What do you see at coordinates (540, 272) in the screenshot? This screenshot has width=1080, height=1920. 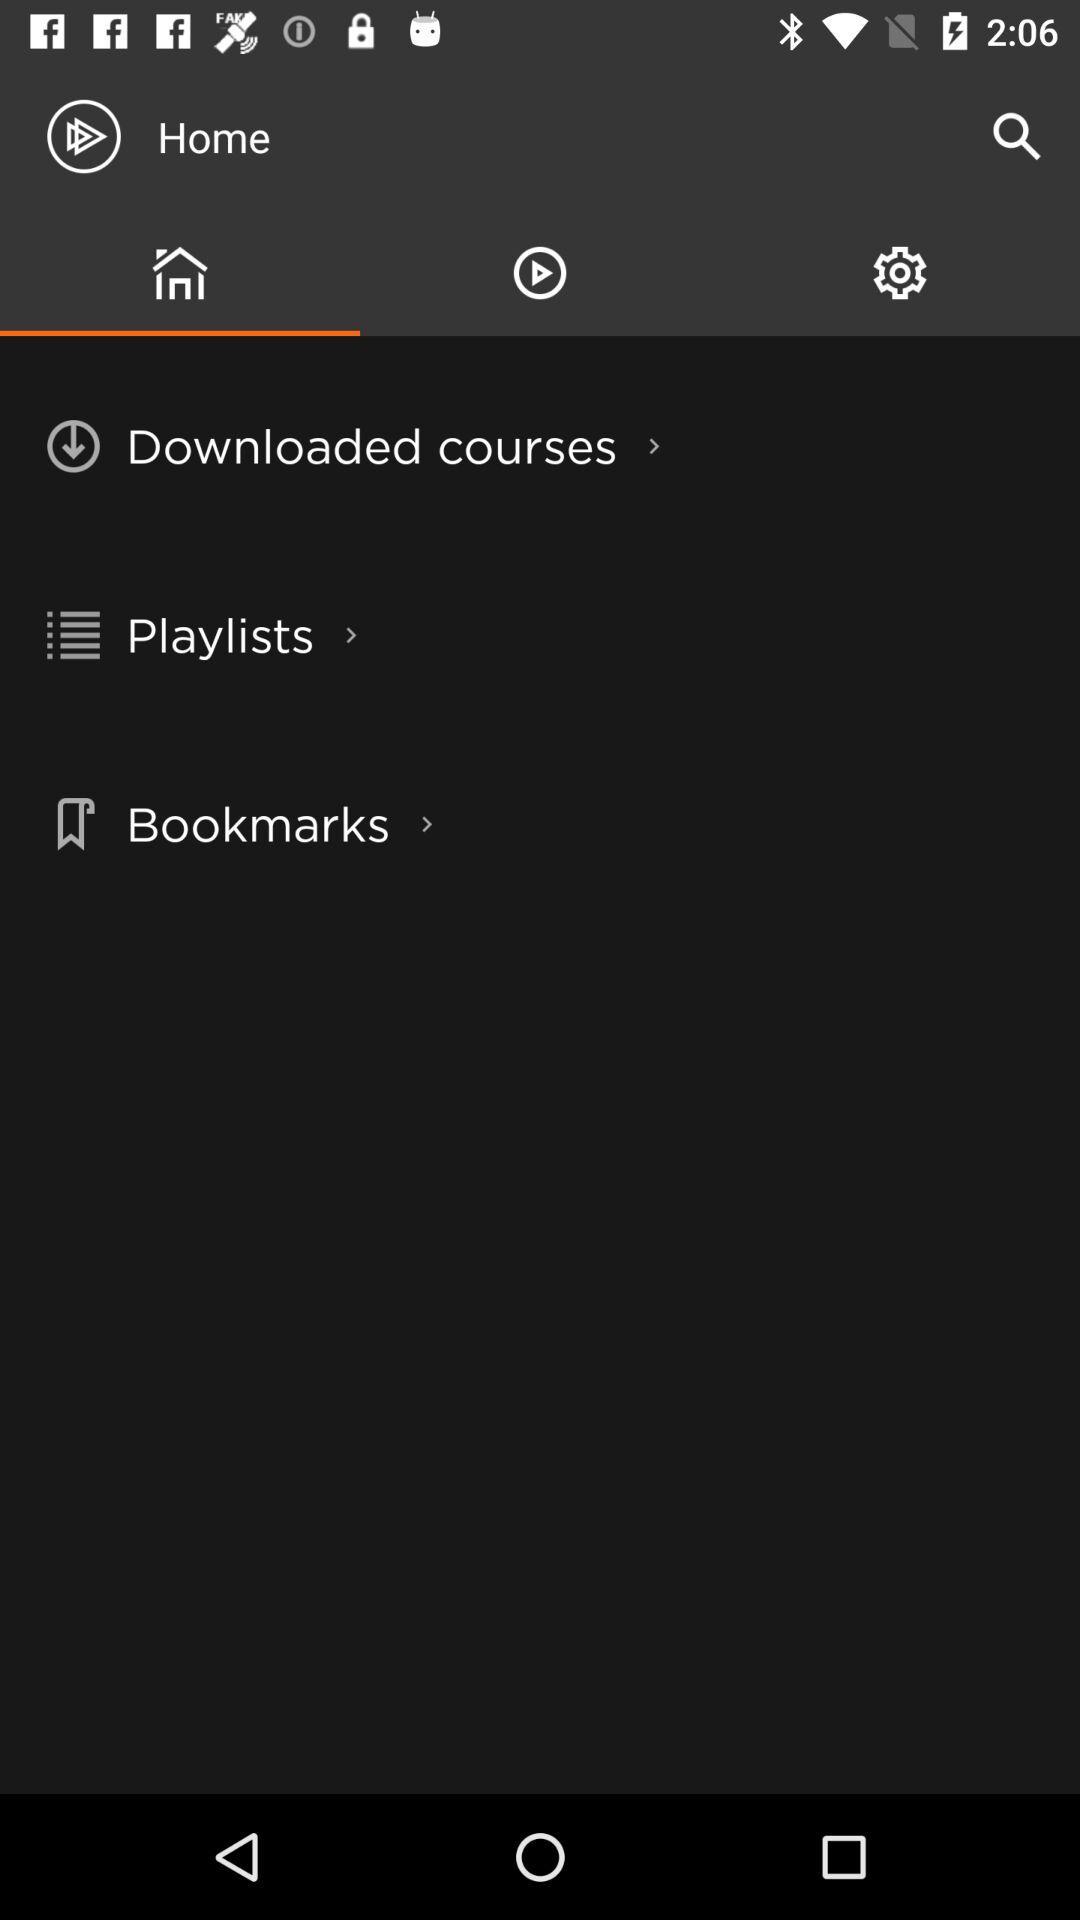 I see `the icon above downloaded courses` at bounding box center [540, 272].